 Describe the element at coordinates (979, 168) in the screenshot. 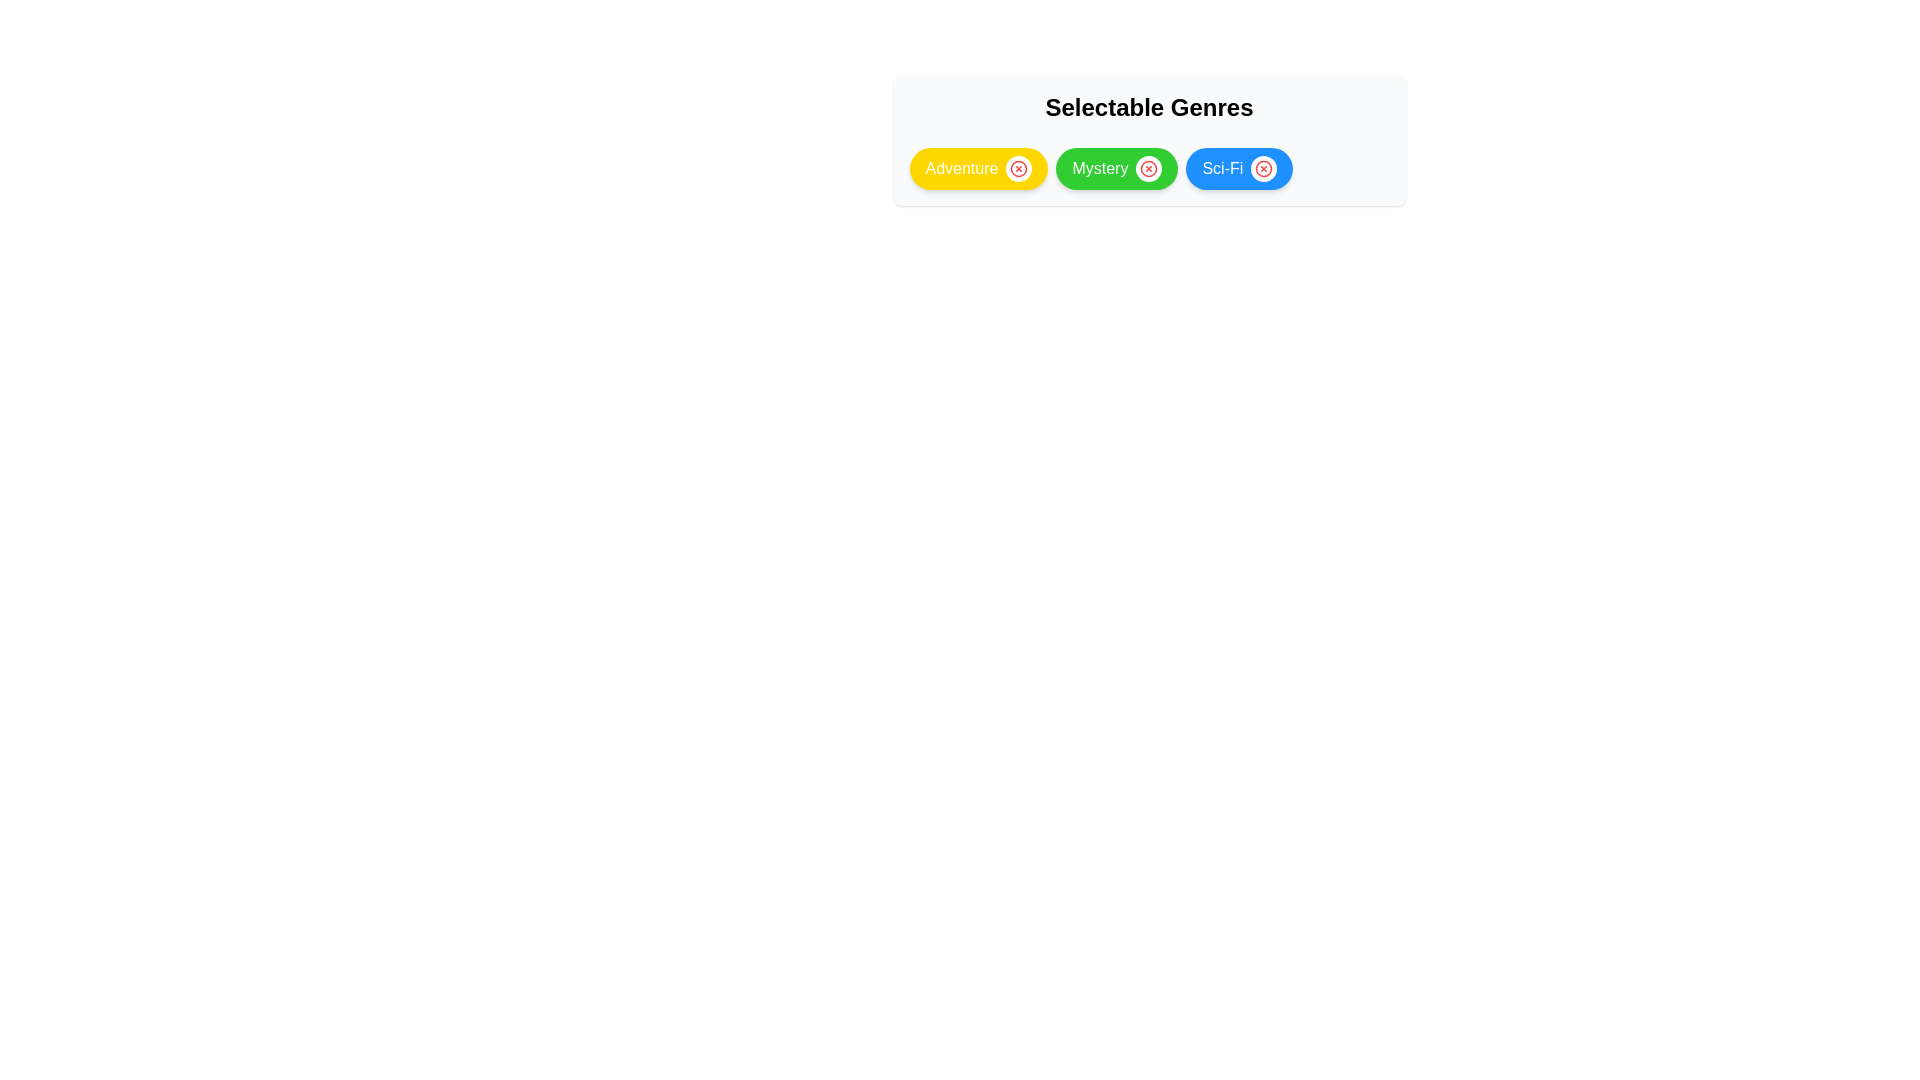

I see `the chip labeled Adventure to view its styling effect` at that location.